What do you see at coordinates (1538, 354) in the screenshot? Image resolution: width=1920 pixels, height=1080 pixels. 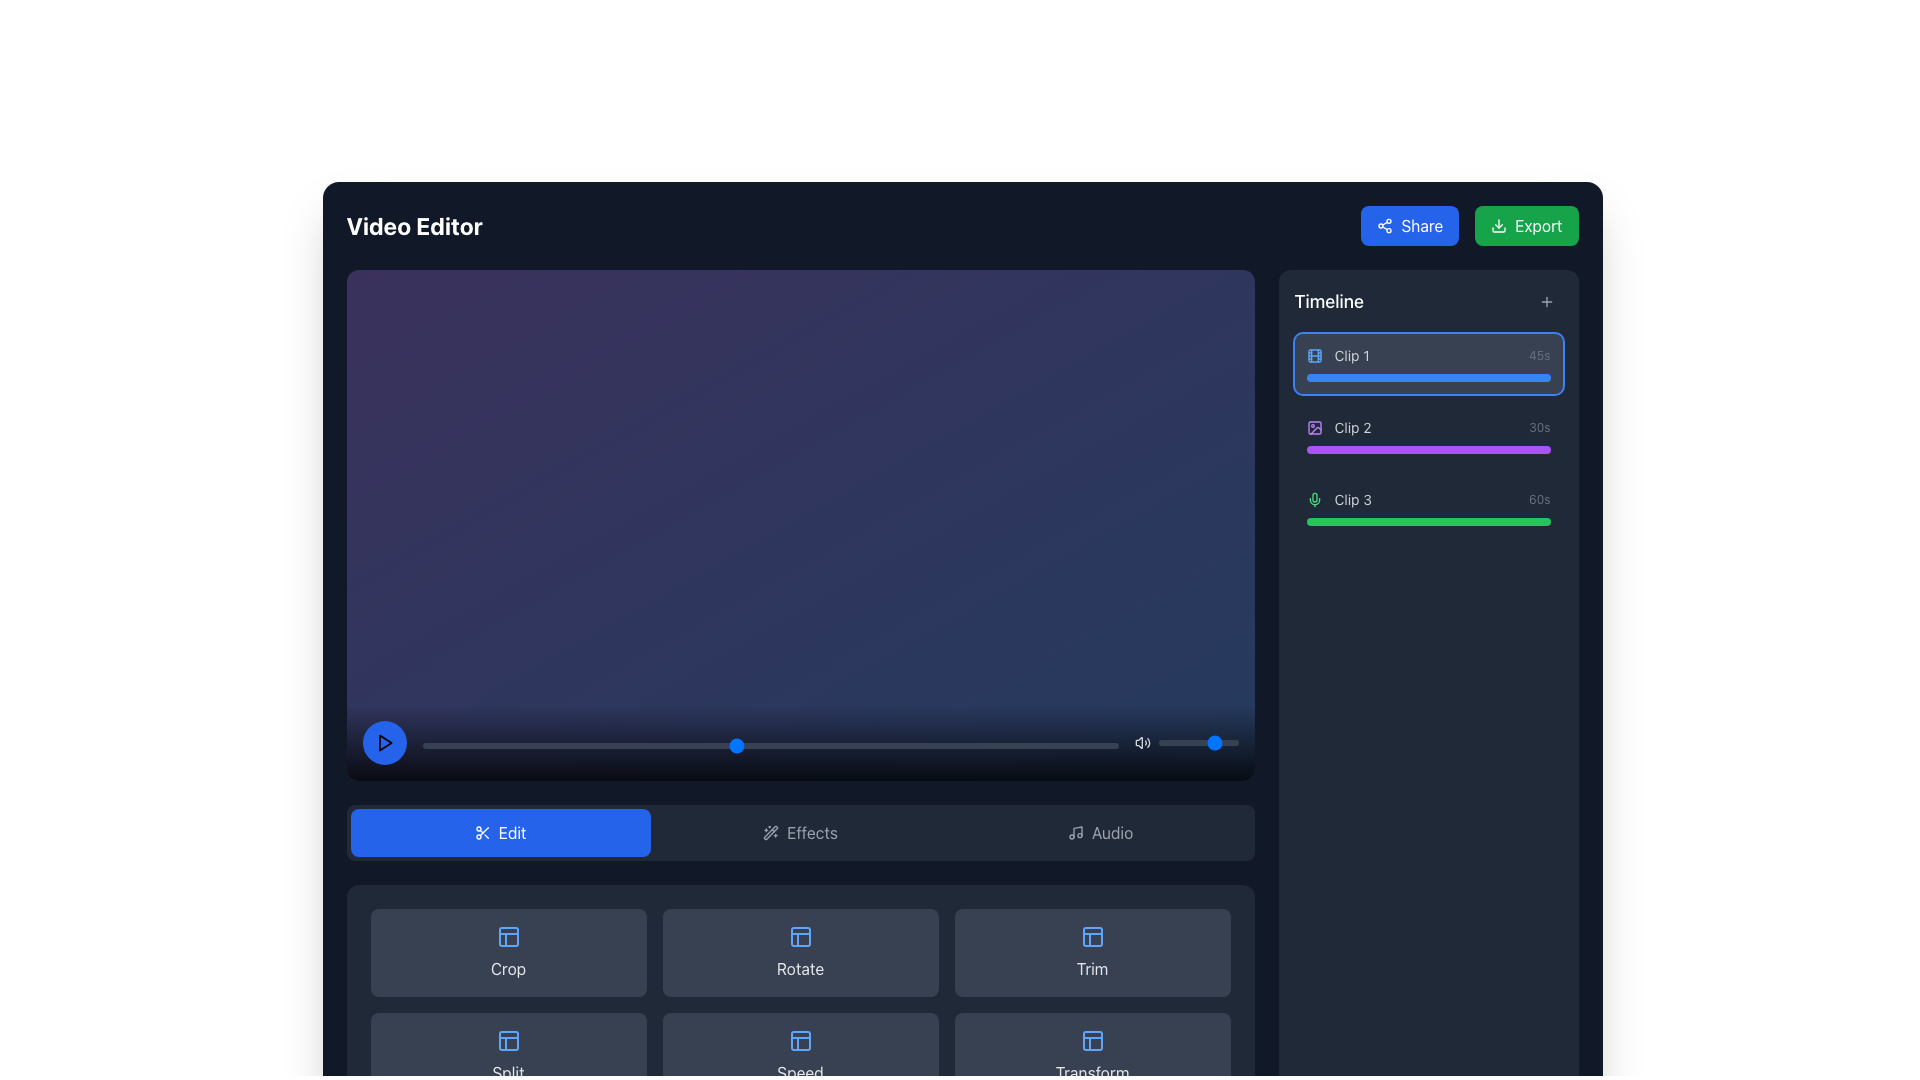 I see `the text label displaying the duration of the clip in seconds, located near the top-right corner of the UI adjacent to the timeline section` at bounding box center [1538, 354].